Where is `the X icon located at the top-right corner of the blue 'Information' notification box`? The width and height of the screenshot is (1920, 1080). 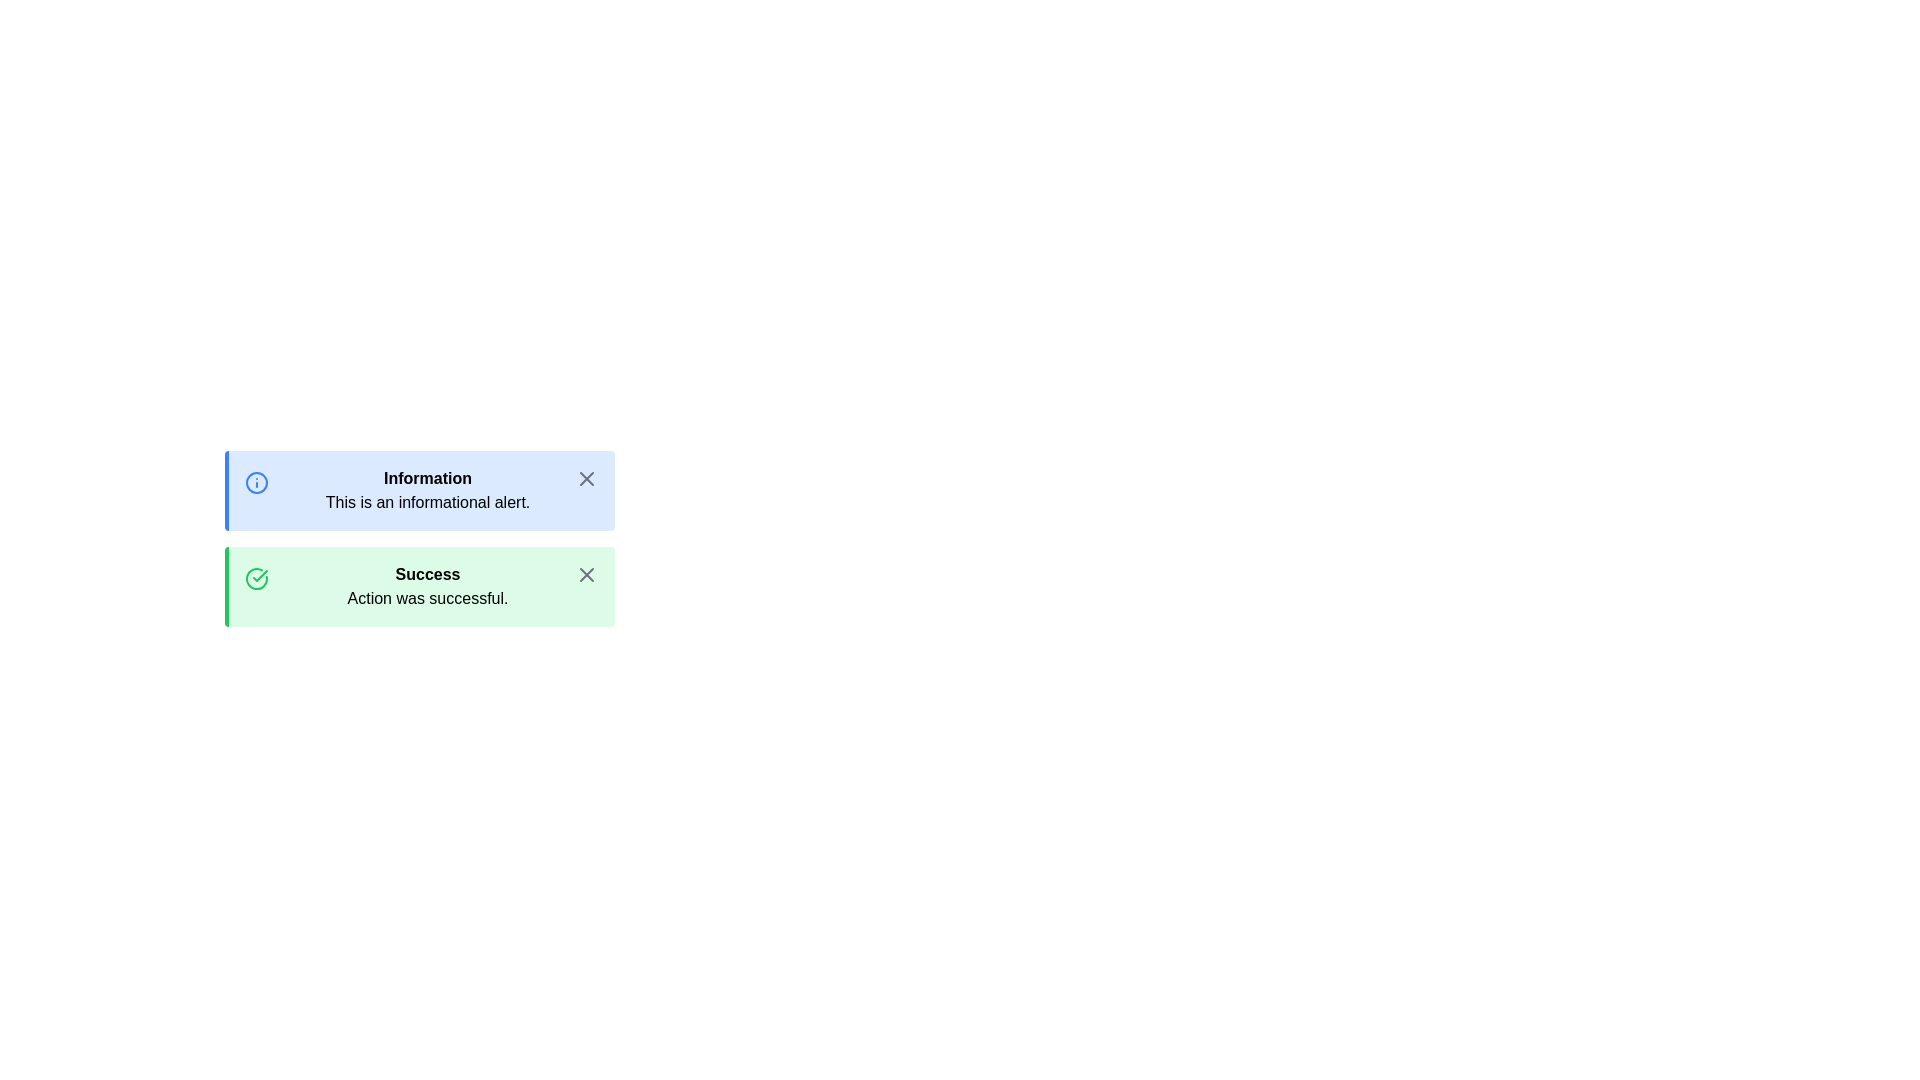 the X icon located at the top-right corner of the blue 'Information' notification box is located at coordinates (585, 478).